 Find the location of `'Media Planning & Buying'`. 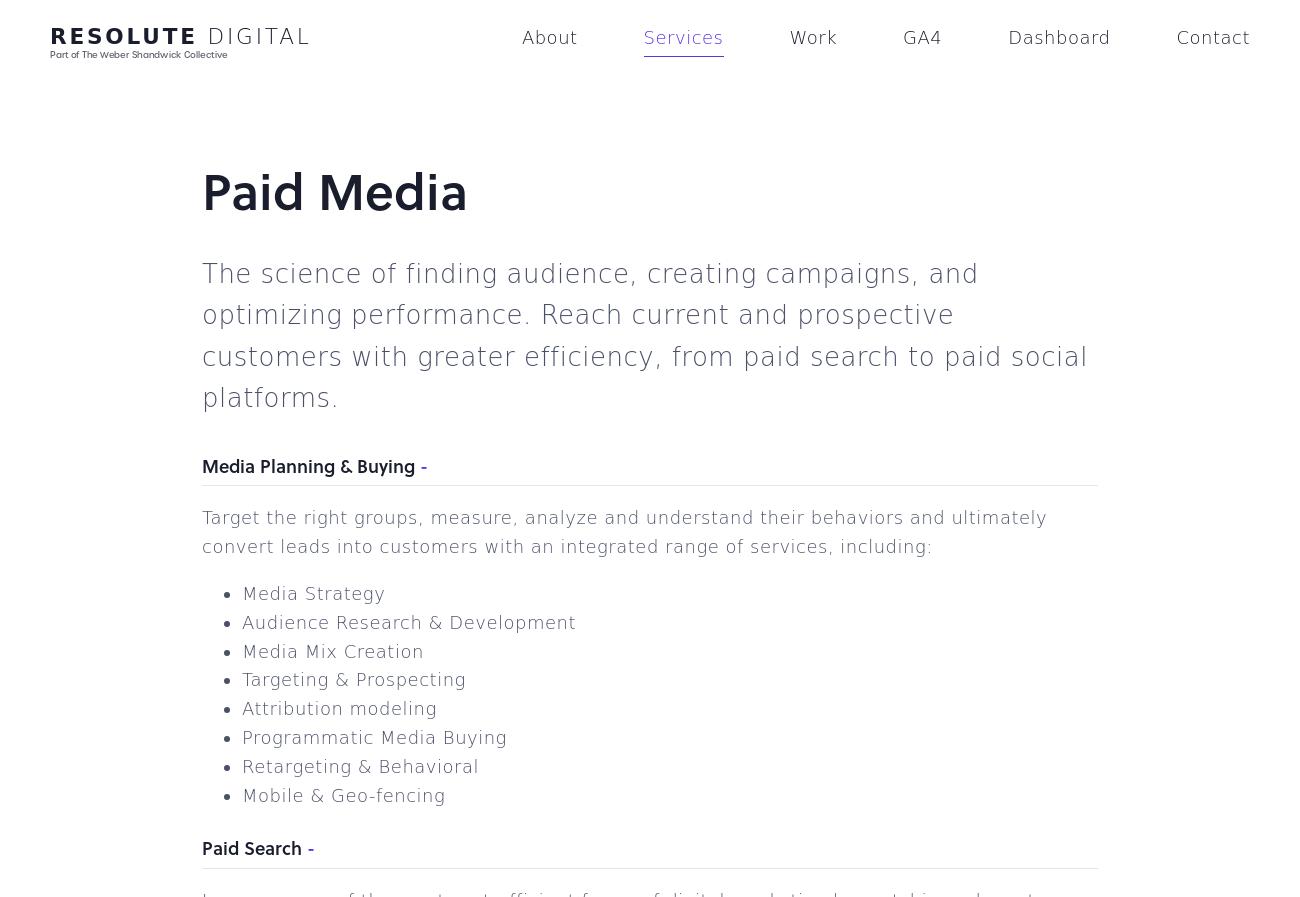

'Media Planning & Buying' is located at coordinates (202, 464).